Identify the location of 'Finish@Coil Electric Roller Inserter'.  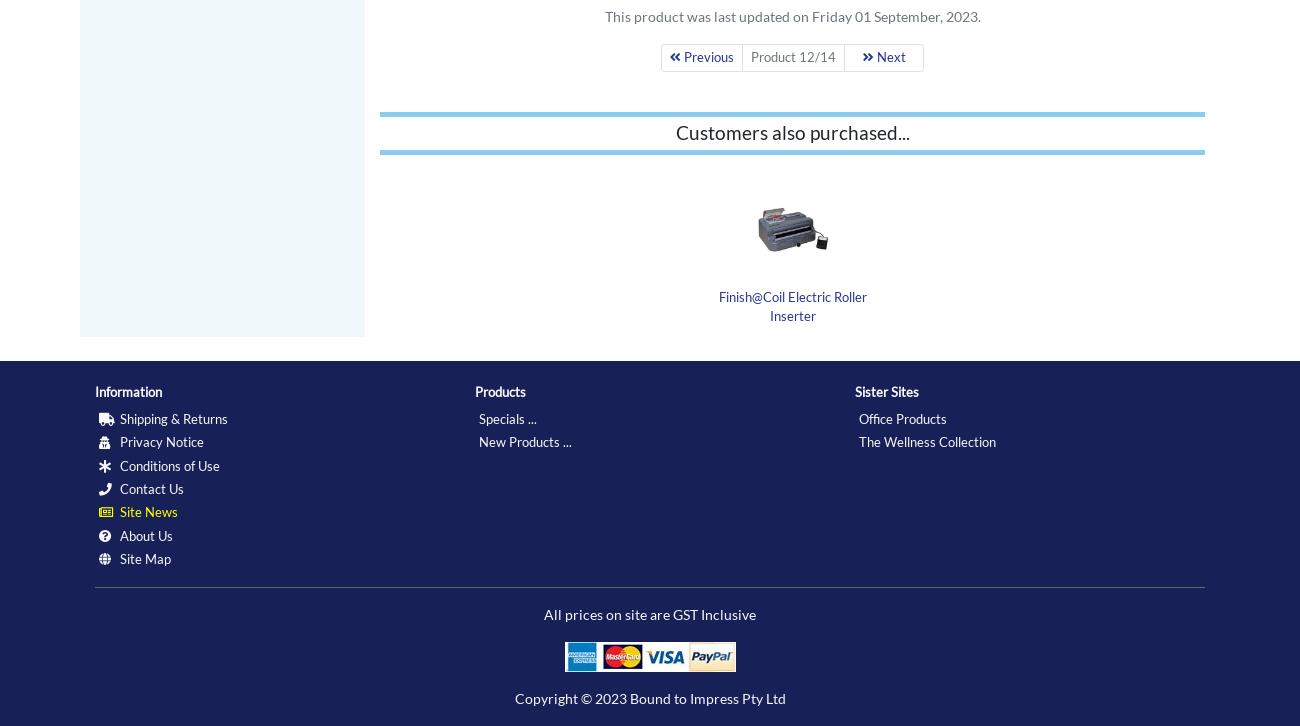
(790, 305).